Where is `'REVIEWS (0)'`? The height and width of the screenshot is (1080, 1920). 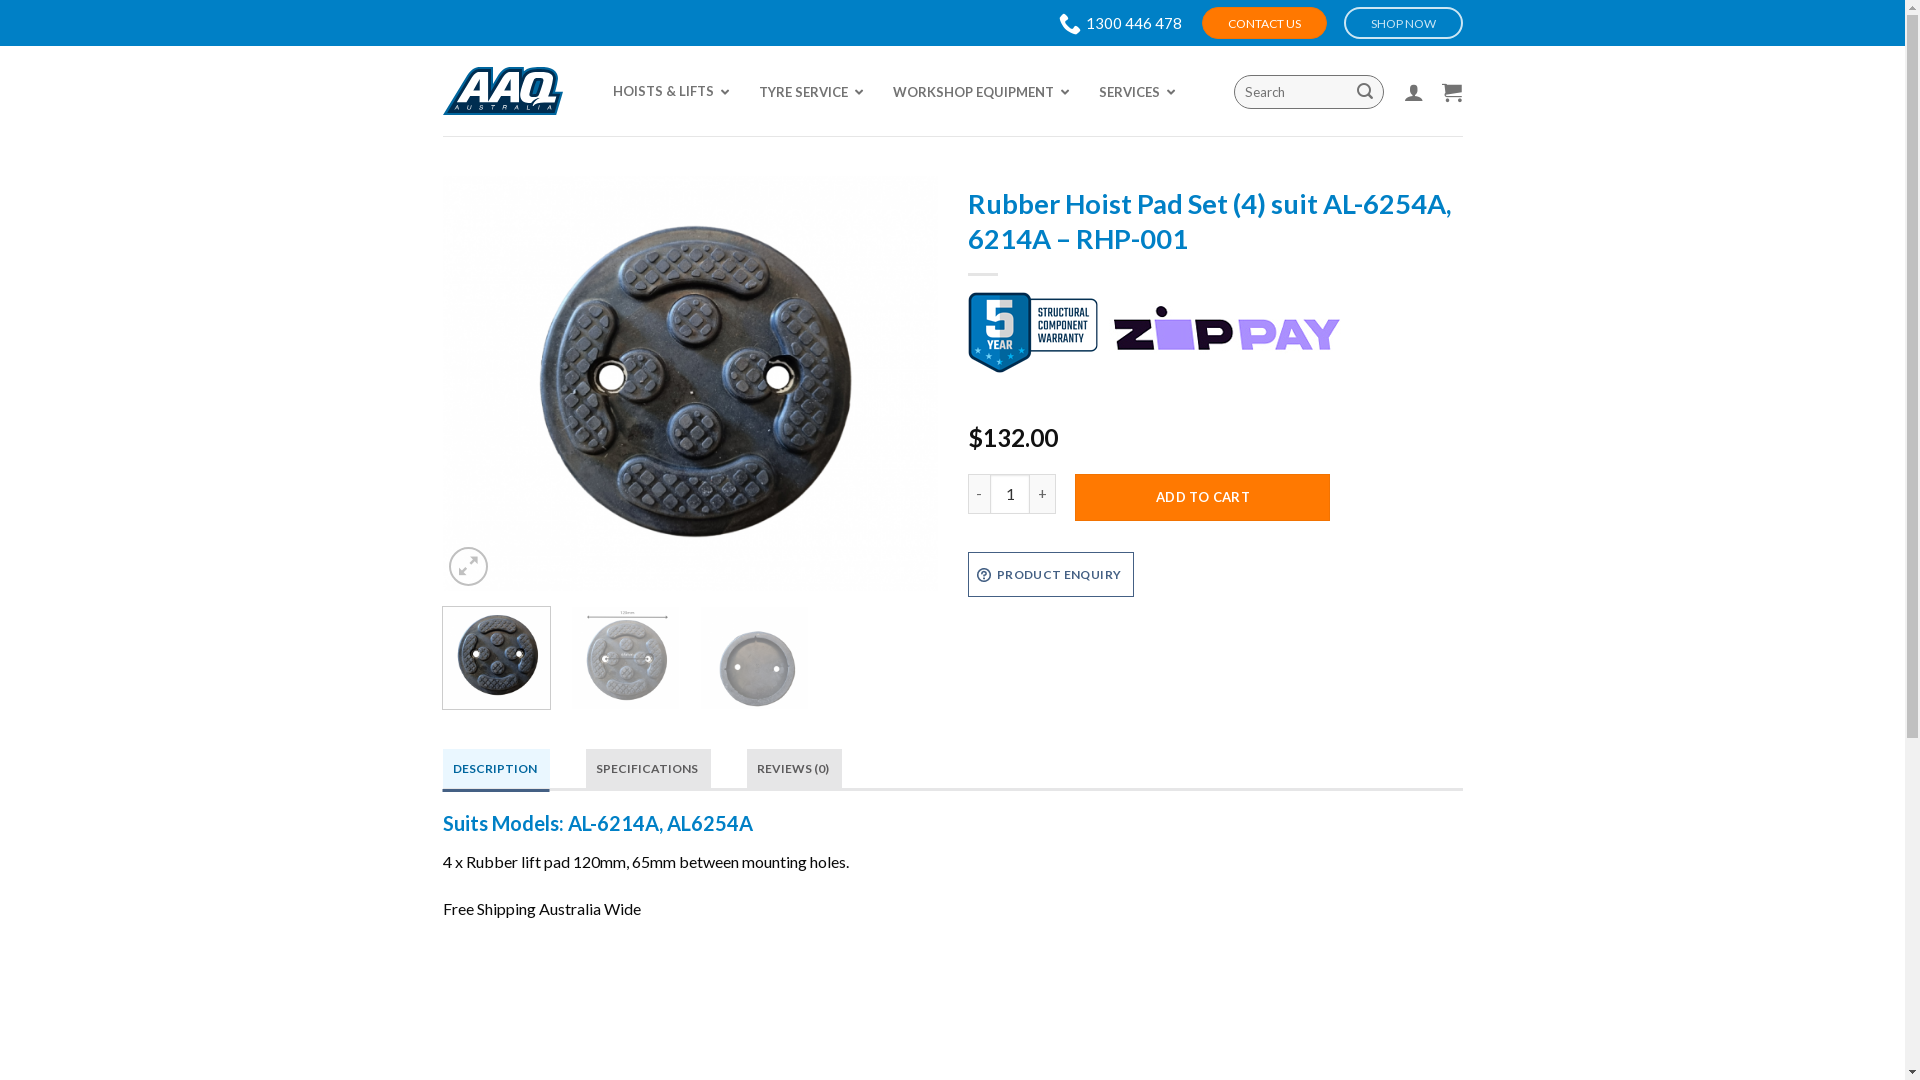
'REVIEWS (0)' is located at coordinates (792, 767).